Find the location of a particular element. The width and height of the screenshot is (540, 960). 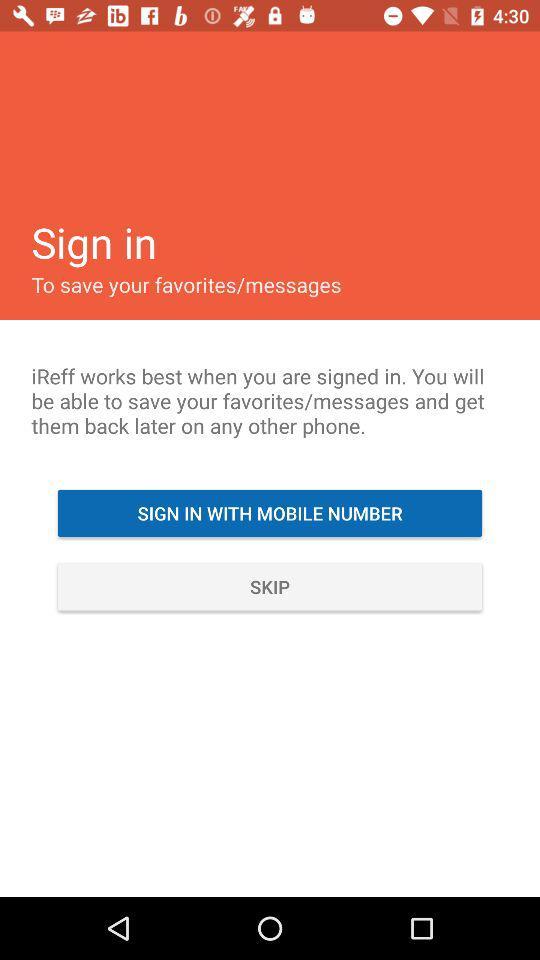

skip item is located at coordinates (270, 586).